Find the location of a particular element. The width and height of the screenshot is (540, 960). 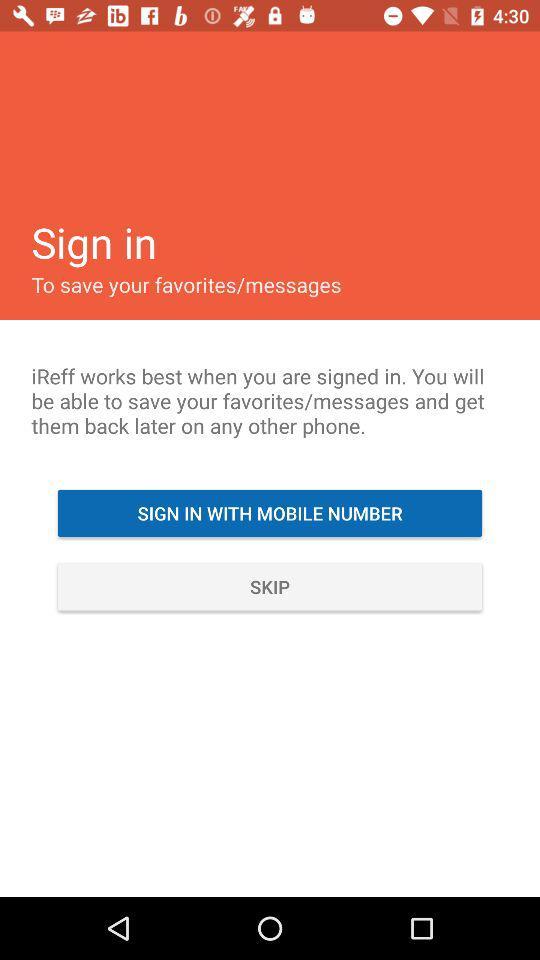

skip item is located at coordinates (270, 586).